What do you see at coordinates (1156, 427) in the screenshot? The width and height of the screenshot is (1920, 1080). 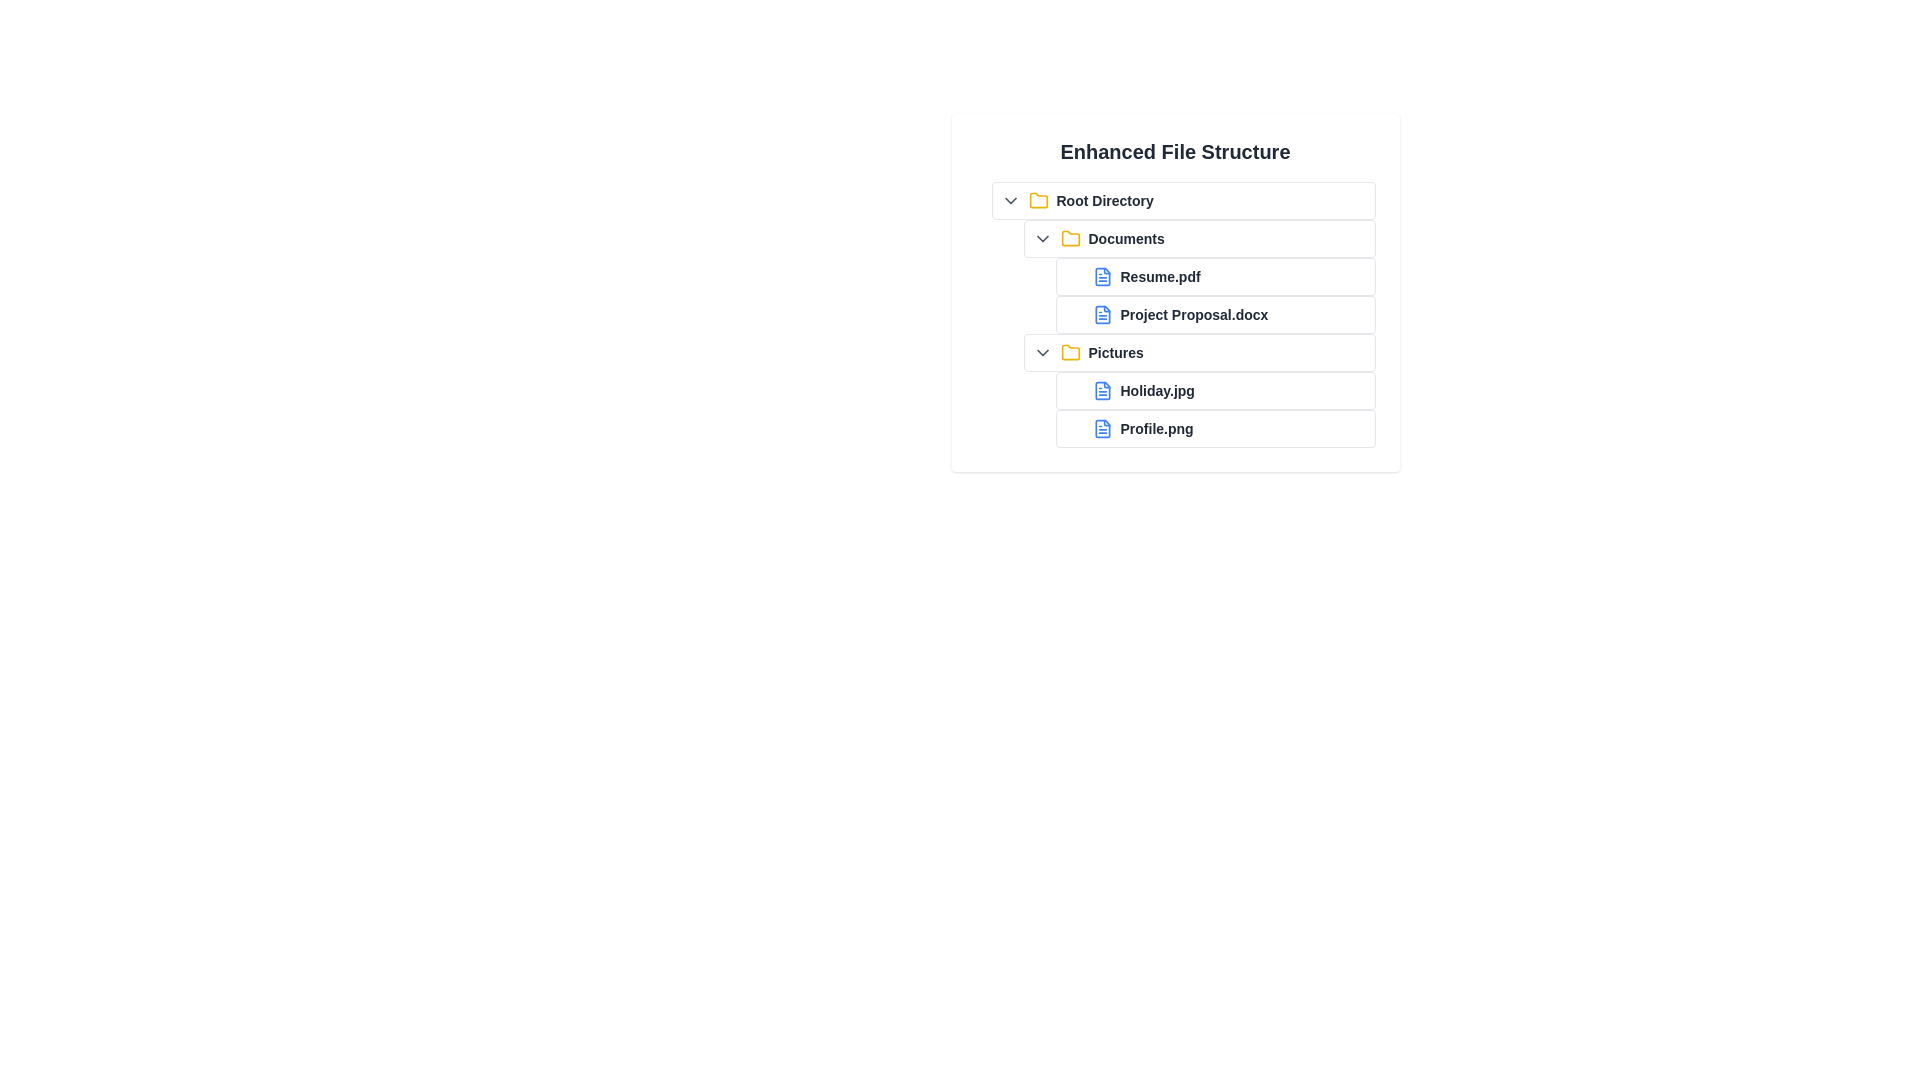 I see `the text label displaying the filename 'Profile.png', which is styled with a gray font color and bold font weight, located in the 'Pictures' folder to the right of a blue file icon` at bounding box center [1156, 427].